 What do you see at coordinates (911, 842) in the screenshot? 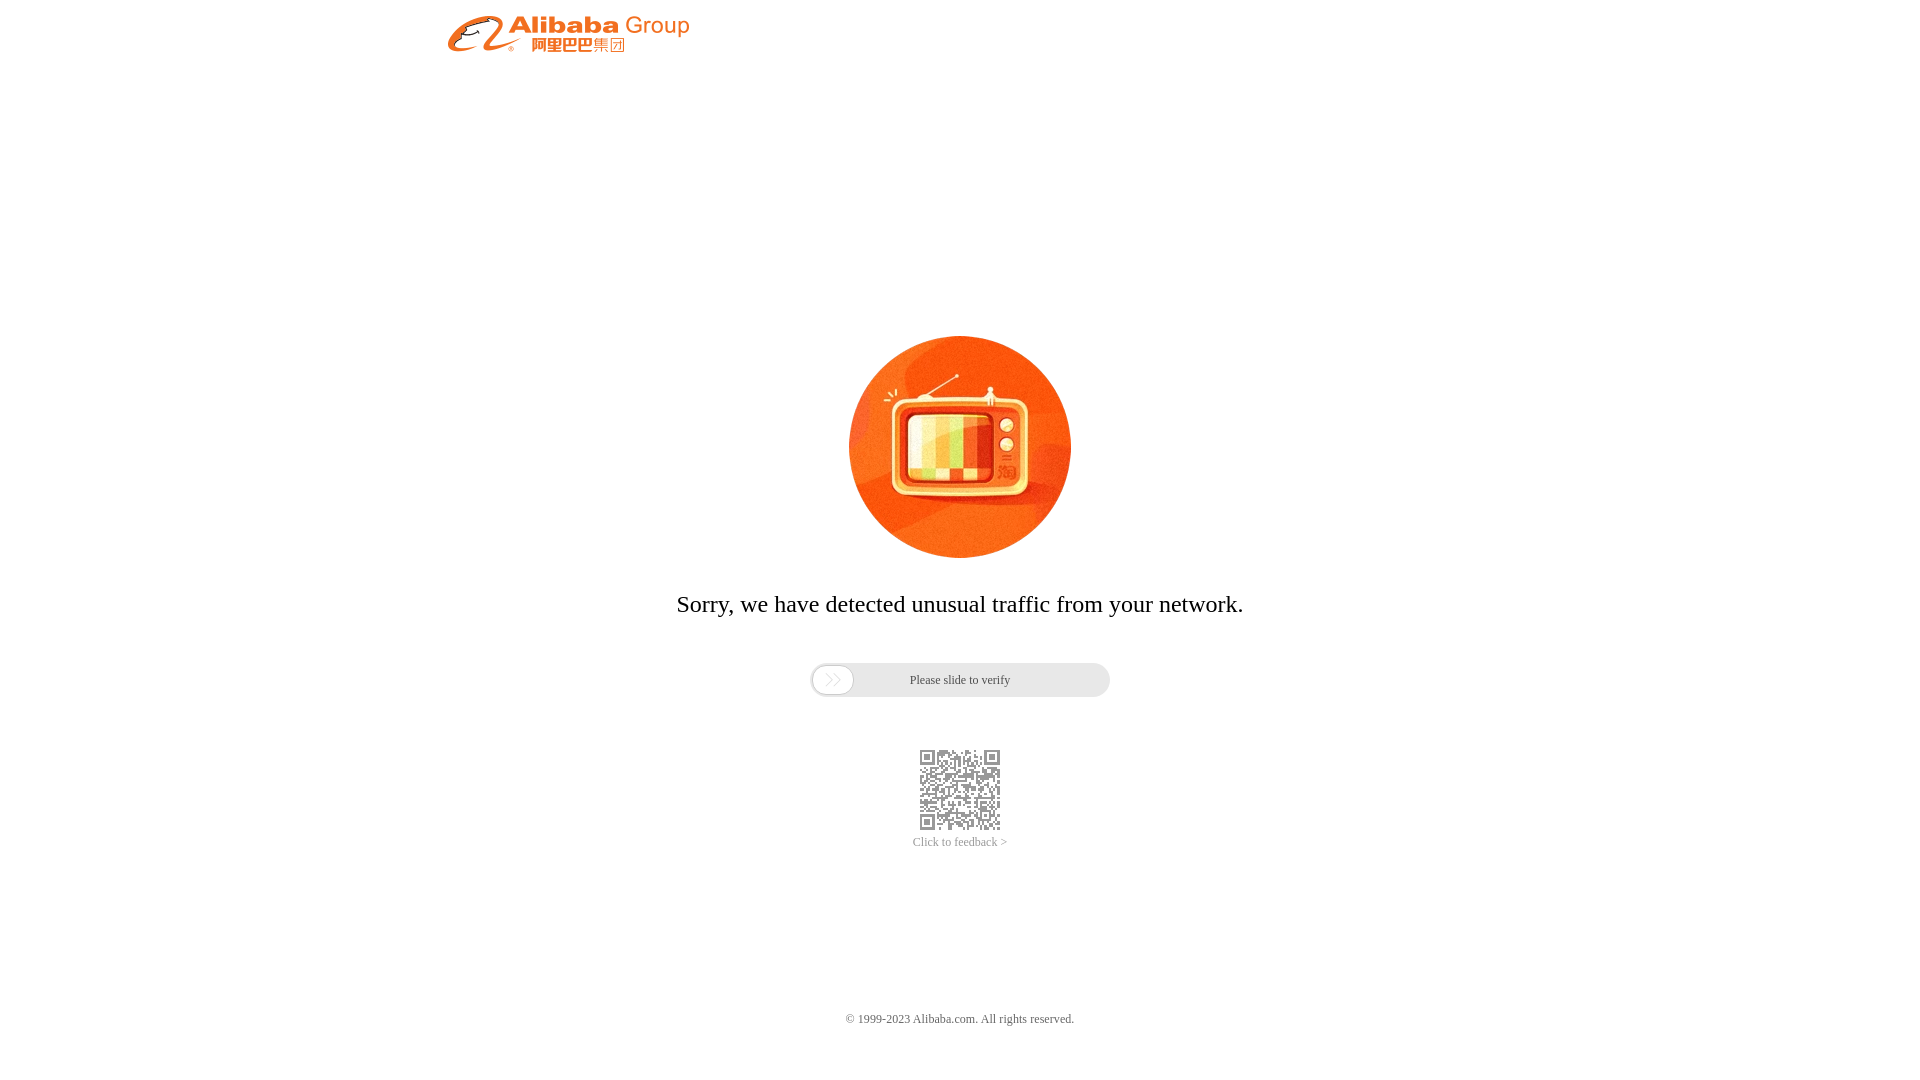
I see `'Click to feedback >'` at bounding box center [911, 842].